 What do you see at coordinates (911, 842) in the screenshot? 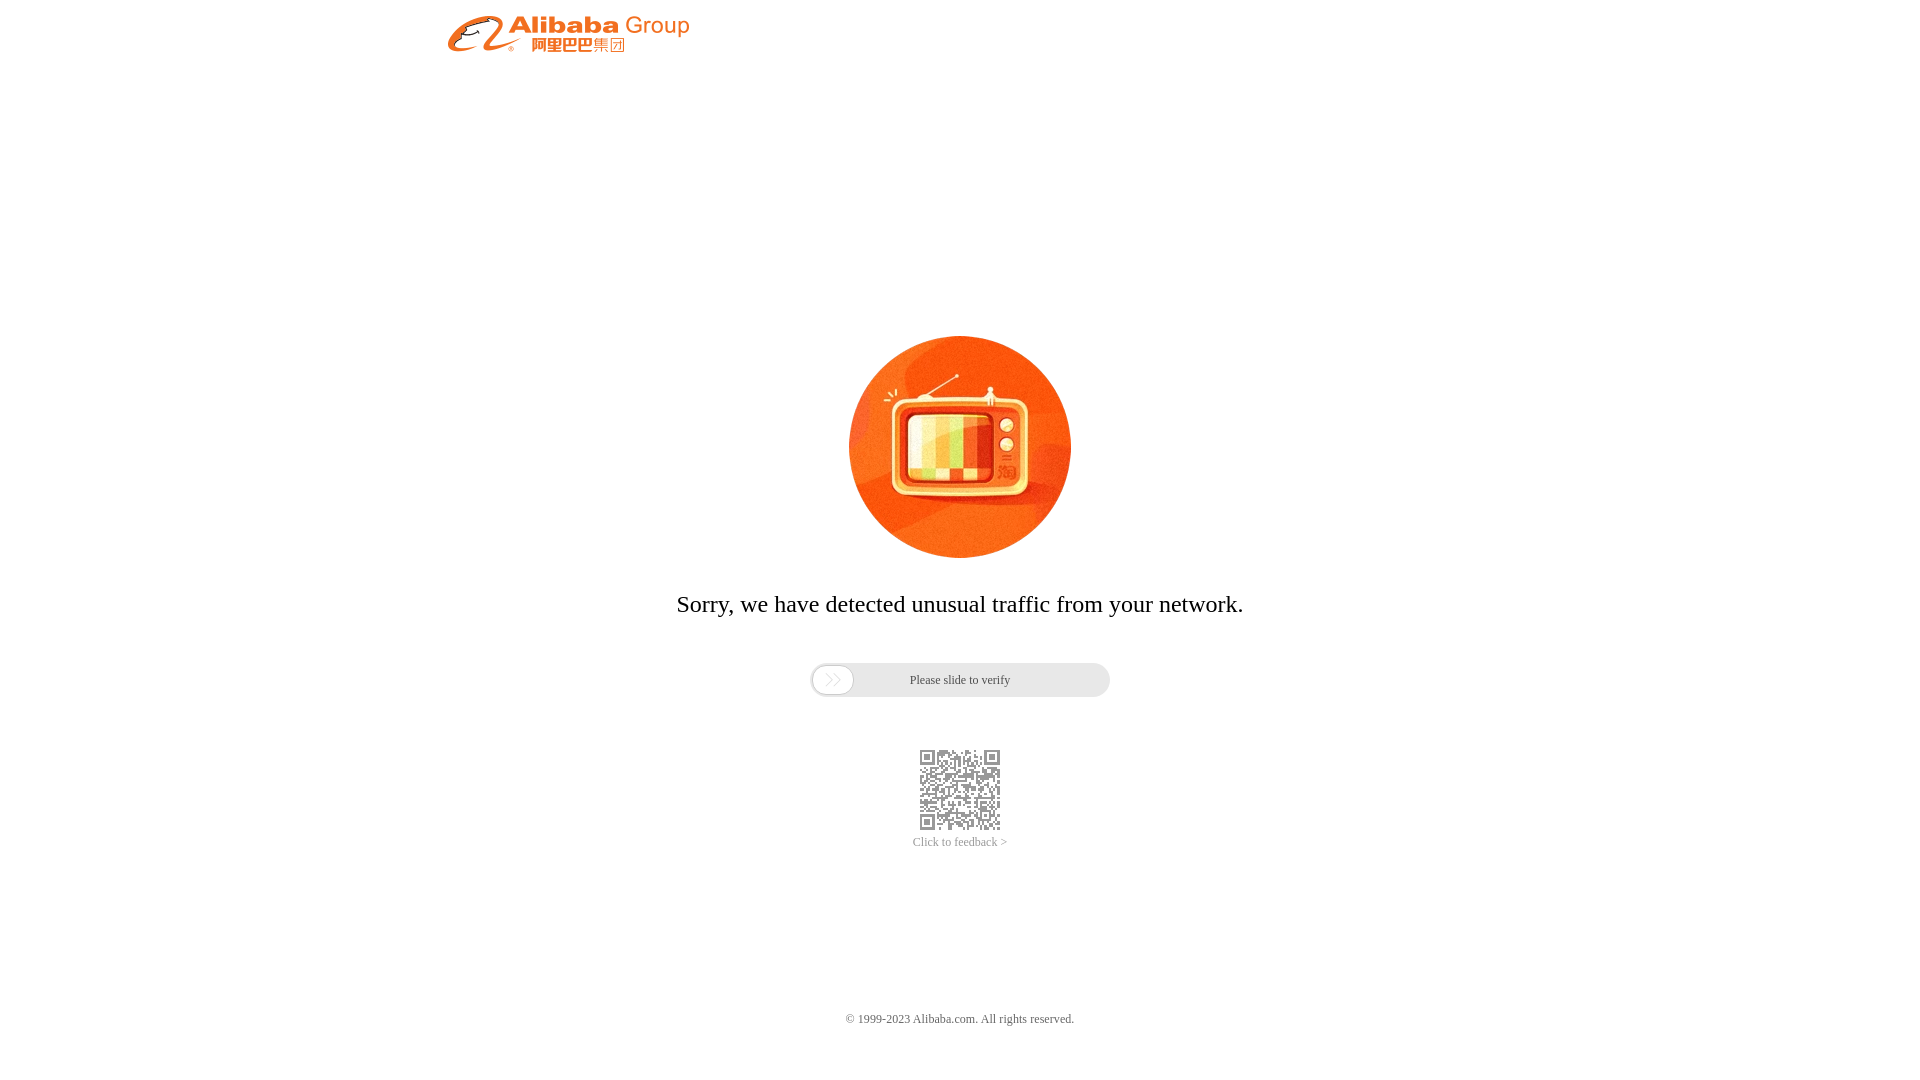
I see `'Click to feedback >'` at bounding box center [911, 842].